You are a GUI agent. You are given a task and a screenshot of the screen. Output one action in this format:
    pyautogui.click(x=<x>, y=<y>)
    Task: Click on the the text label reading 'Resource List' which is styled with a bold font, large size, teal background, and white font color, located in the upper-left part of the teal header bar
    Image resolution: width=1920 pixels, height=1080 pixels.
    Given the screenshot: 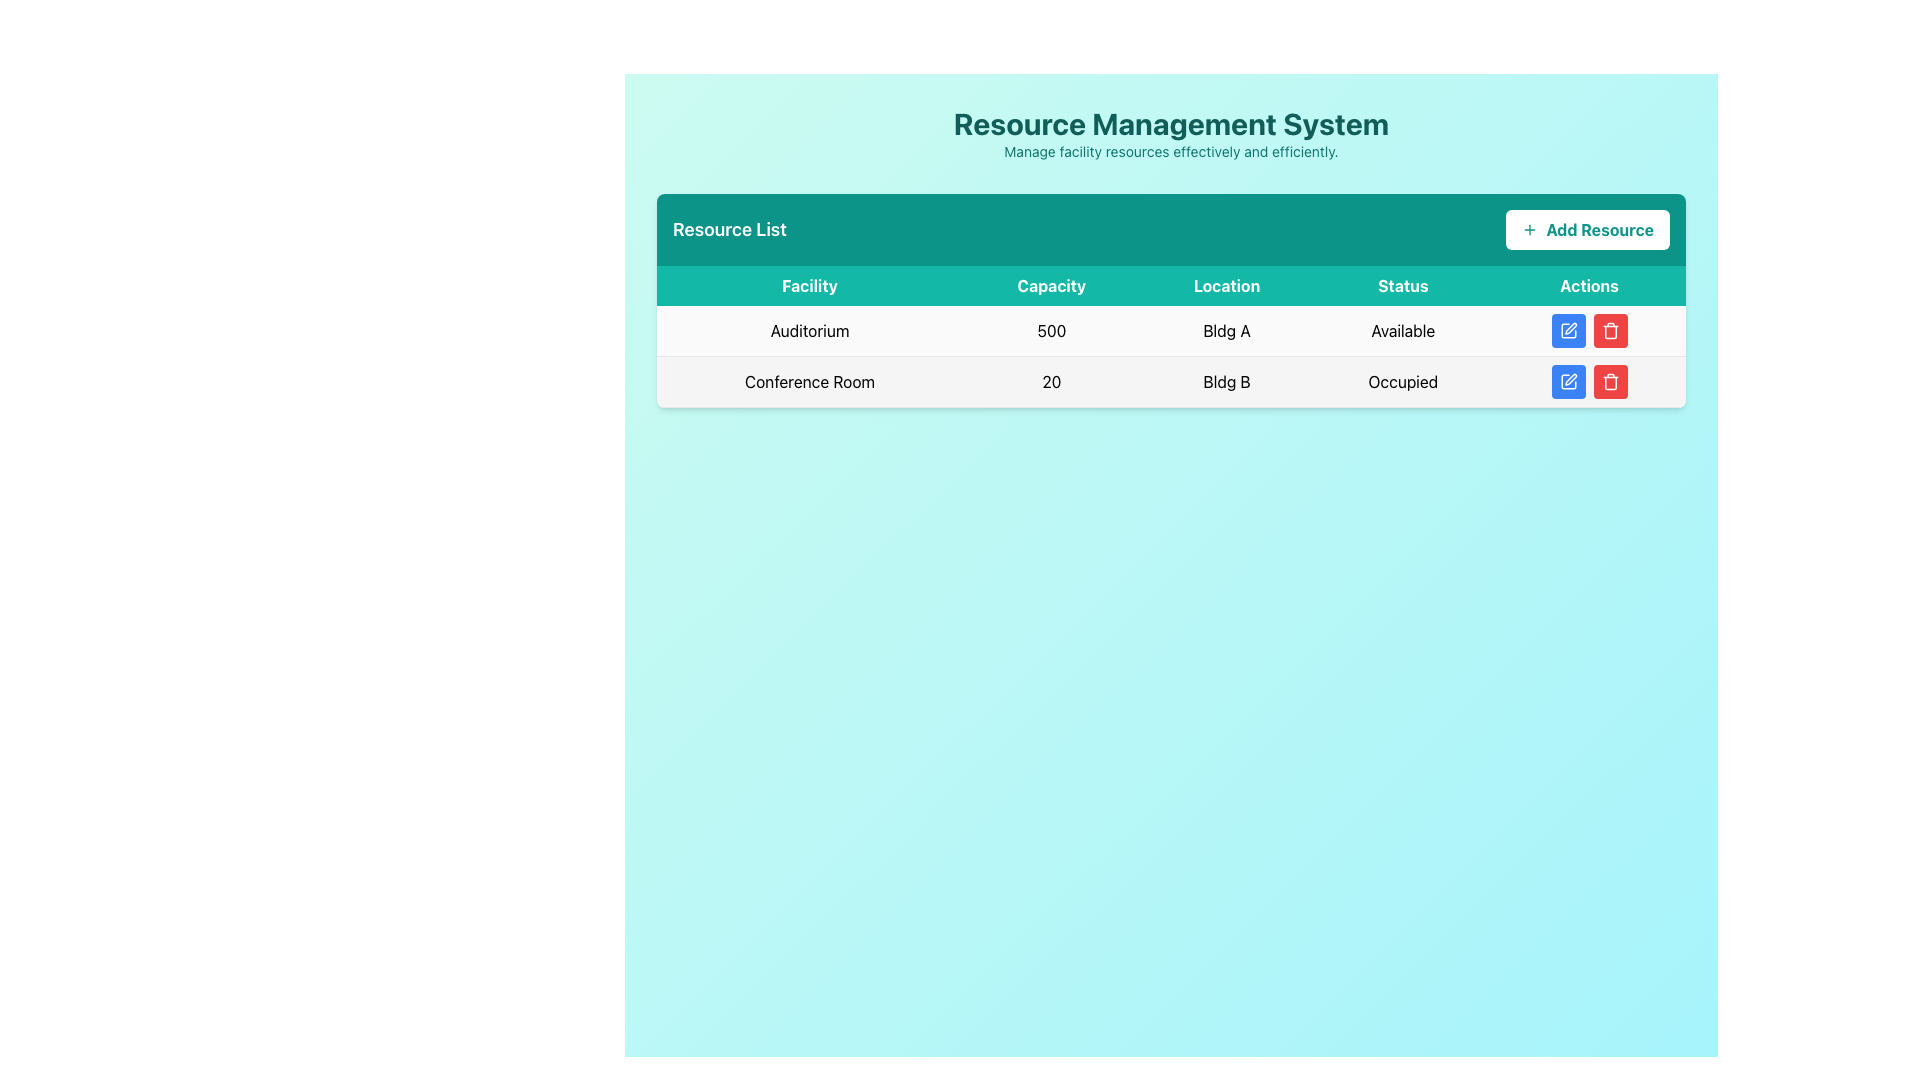 What is the action you would take?
    pyautogui.click(x=728, y=229)
    